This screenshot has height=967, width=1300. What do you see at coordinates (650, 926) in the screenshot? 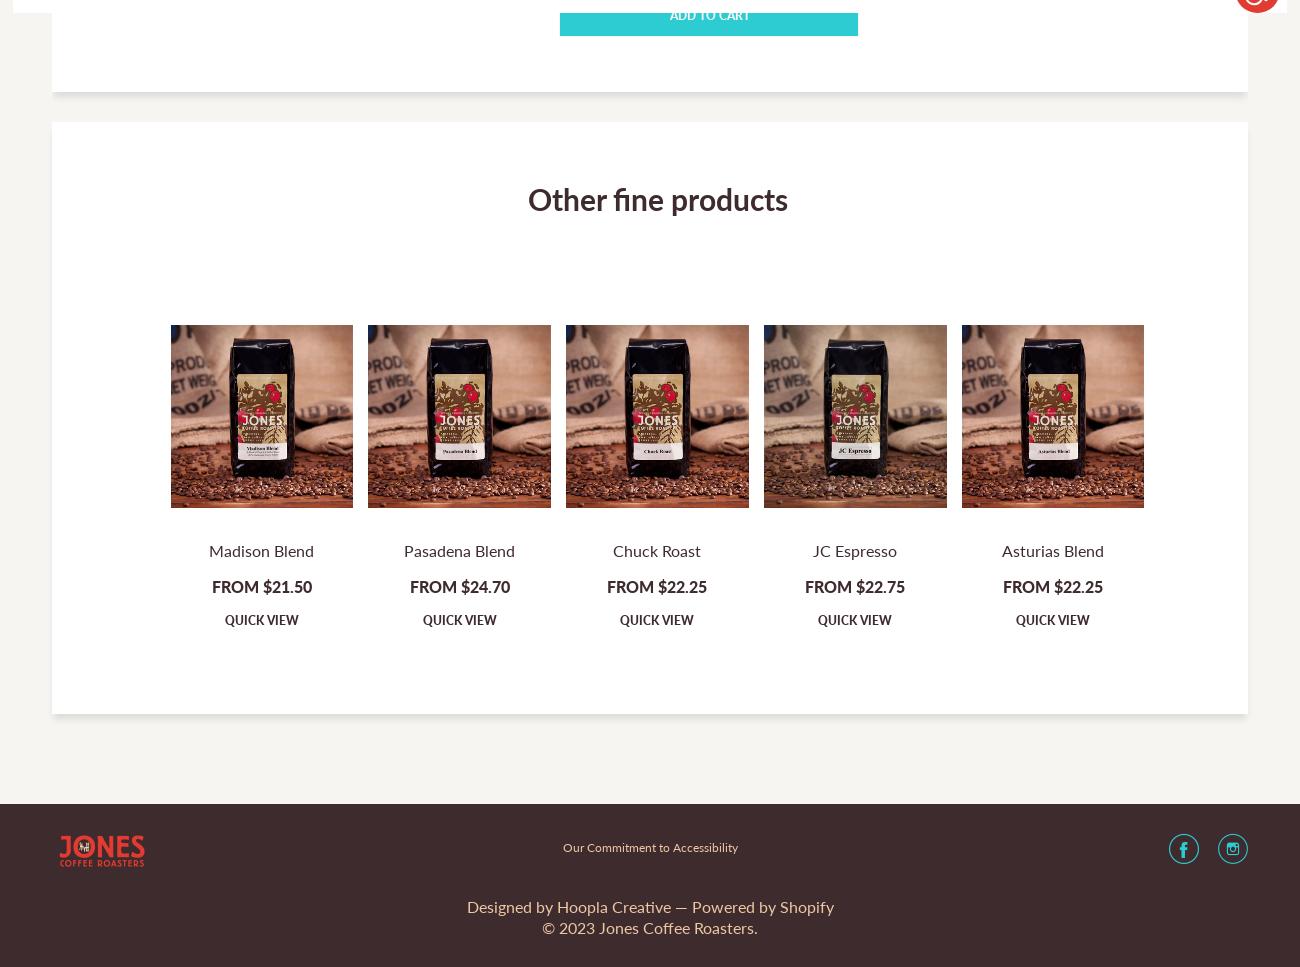
I see `'© 2023 Jones Coffee Roasters.'` at bounding box center [650, 926].